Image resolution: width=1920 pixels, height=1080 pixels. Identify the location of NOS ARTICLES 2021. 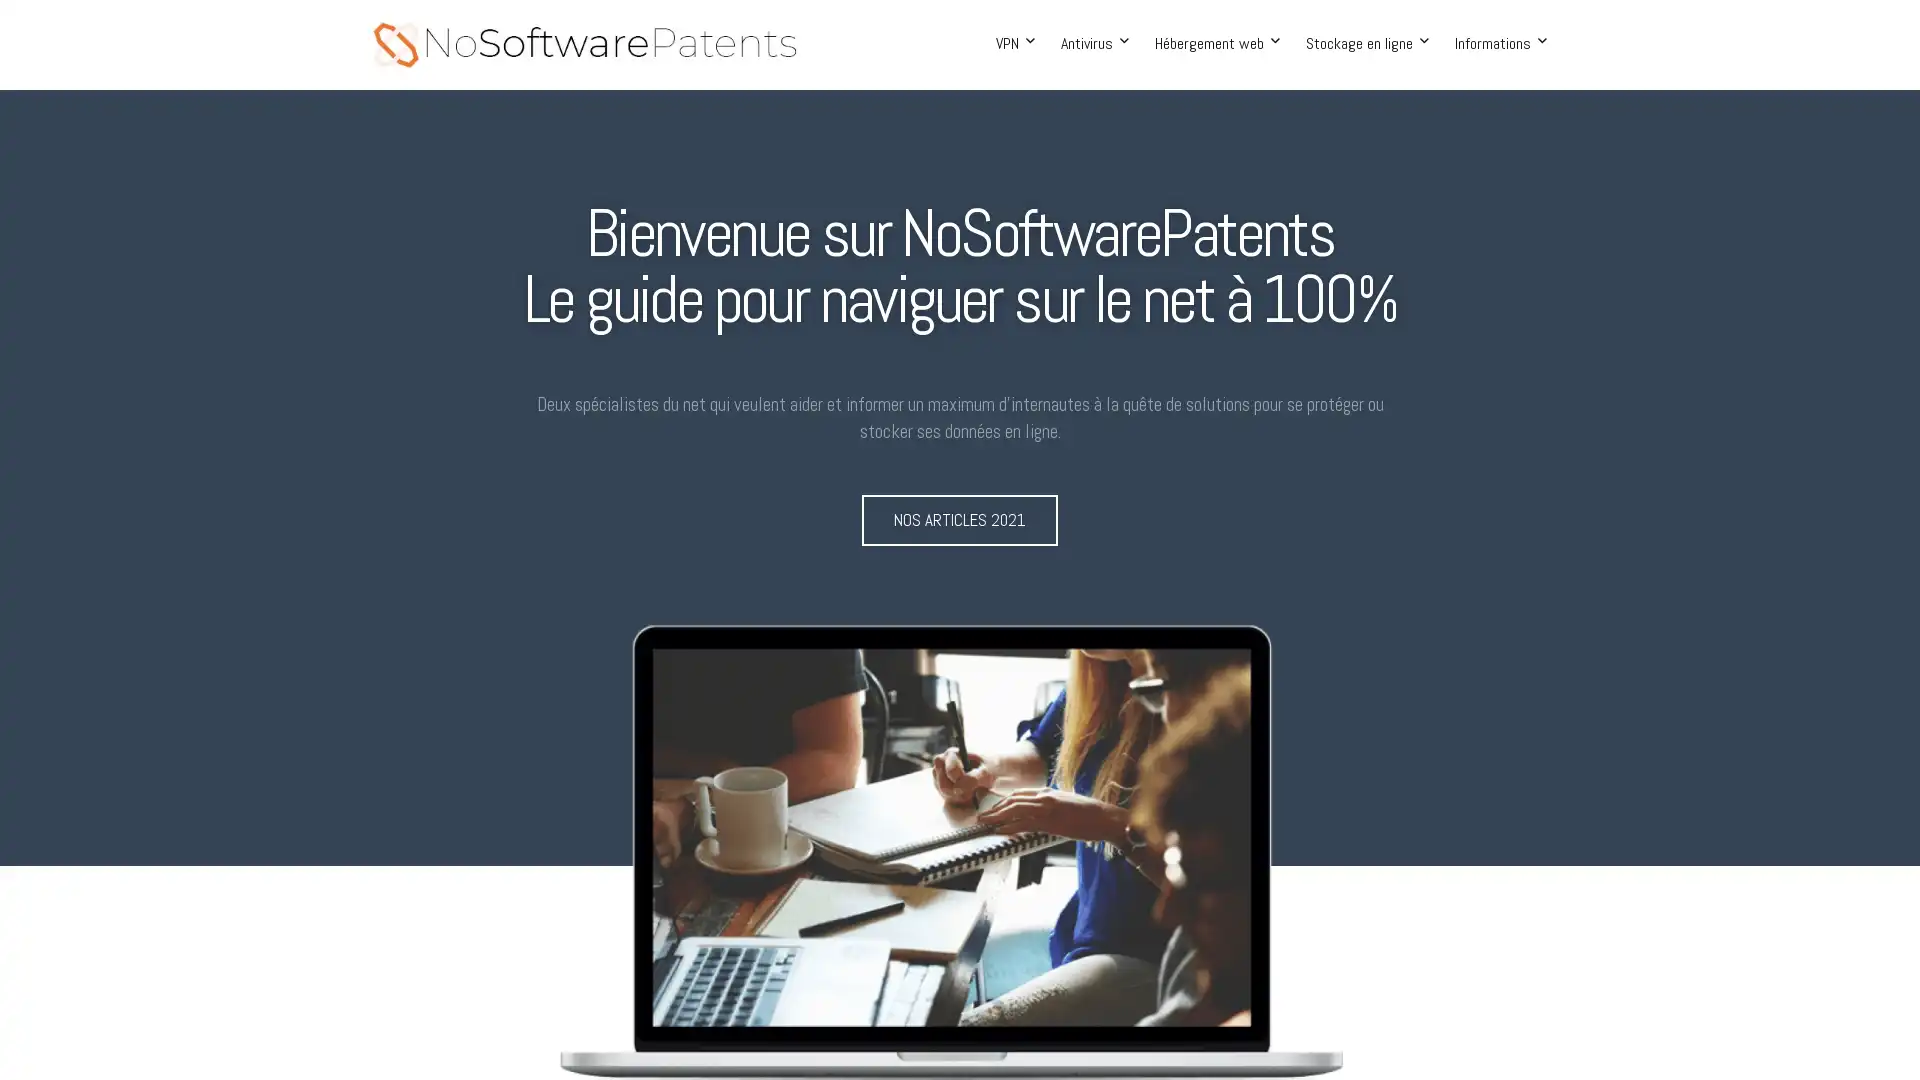
(960, 519).